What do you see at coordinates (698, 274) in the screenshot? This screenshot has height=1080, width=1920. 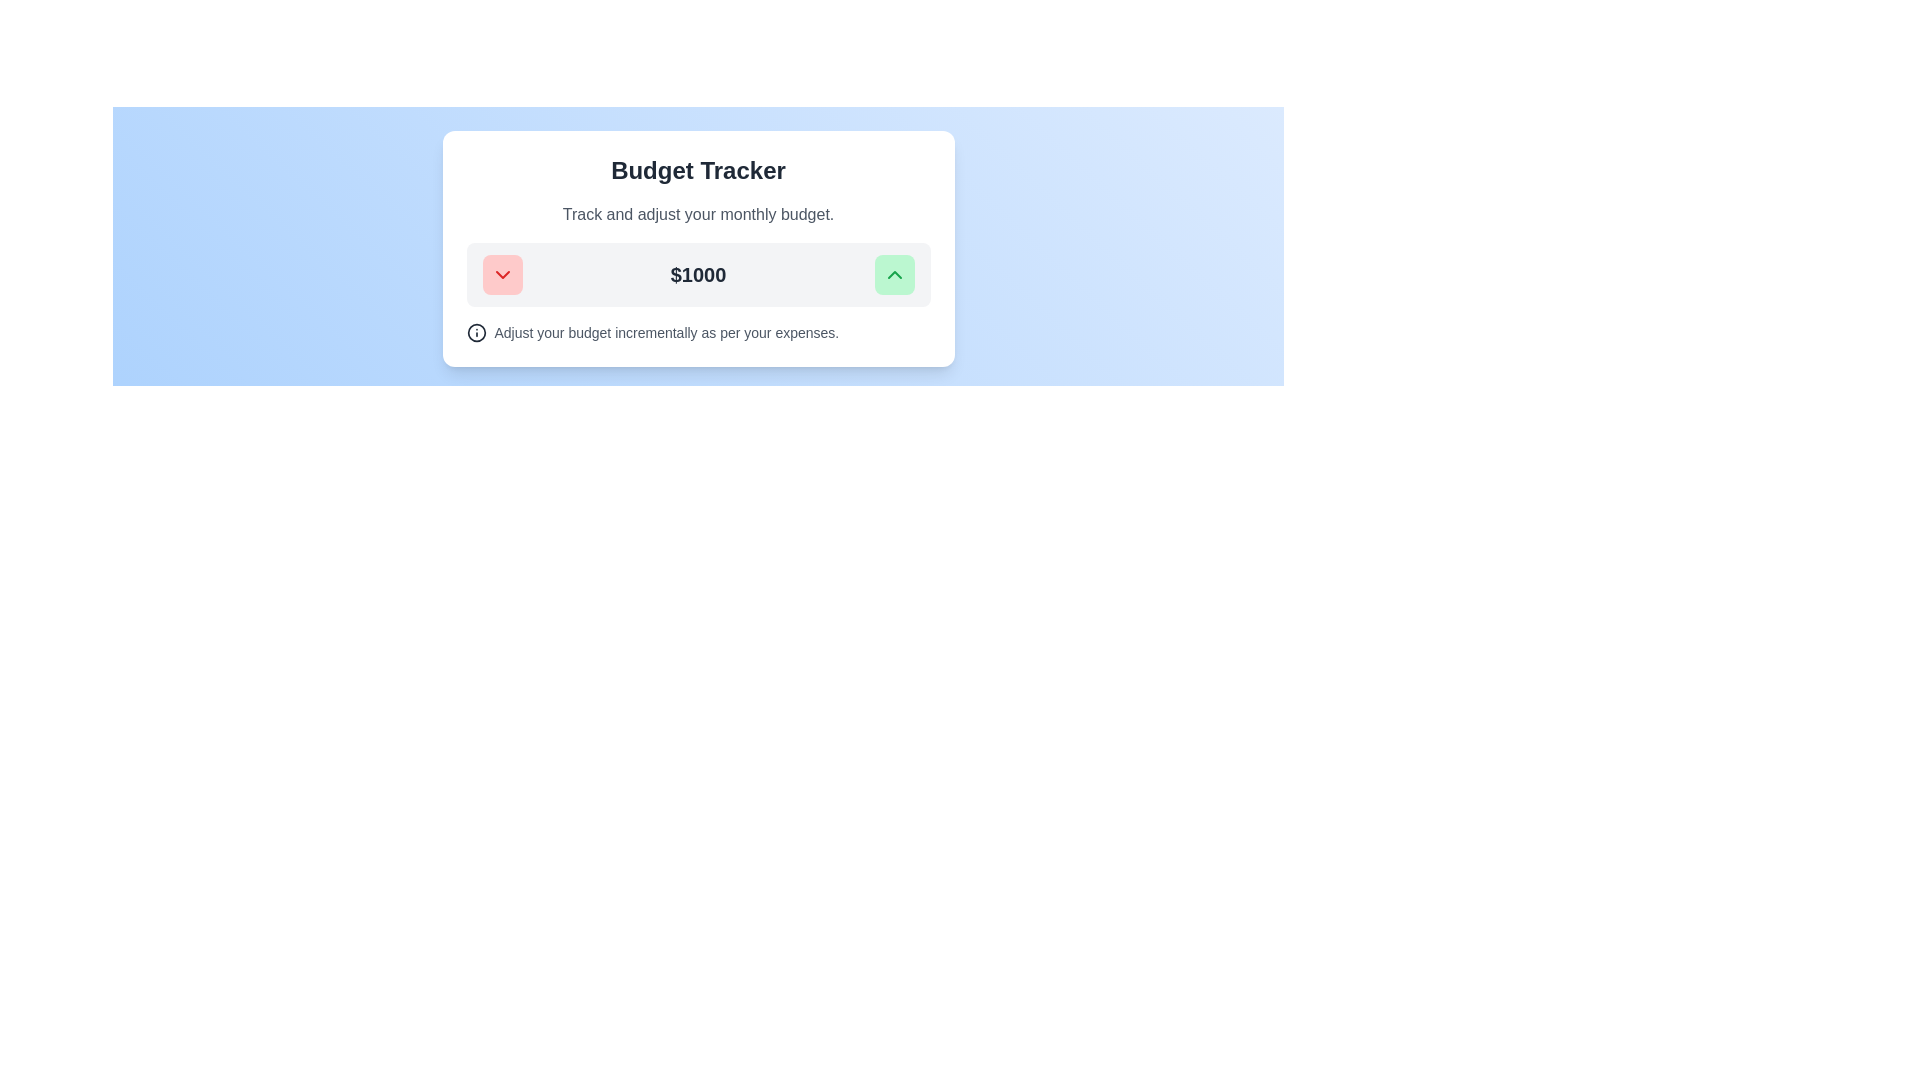 I see `the text display box that shows the user's current budget value, located centrally beneath the title 'Budget Tracker' and the subtitle 'Track and adjust your monthly budget'` at bounding box center [698, 274].